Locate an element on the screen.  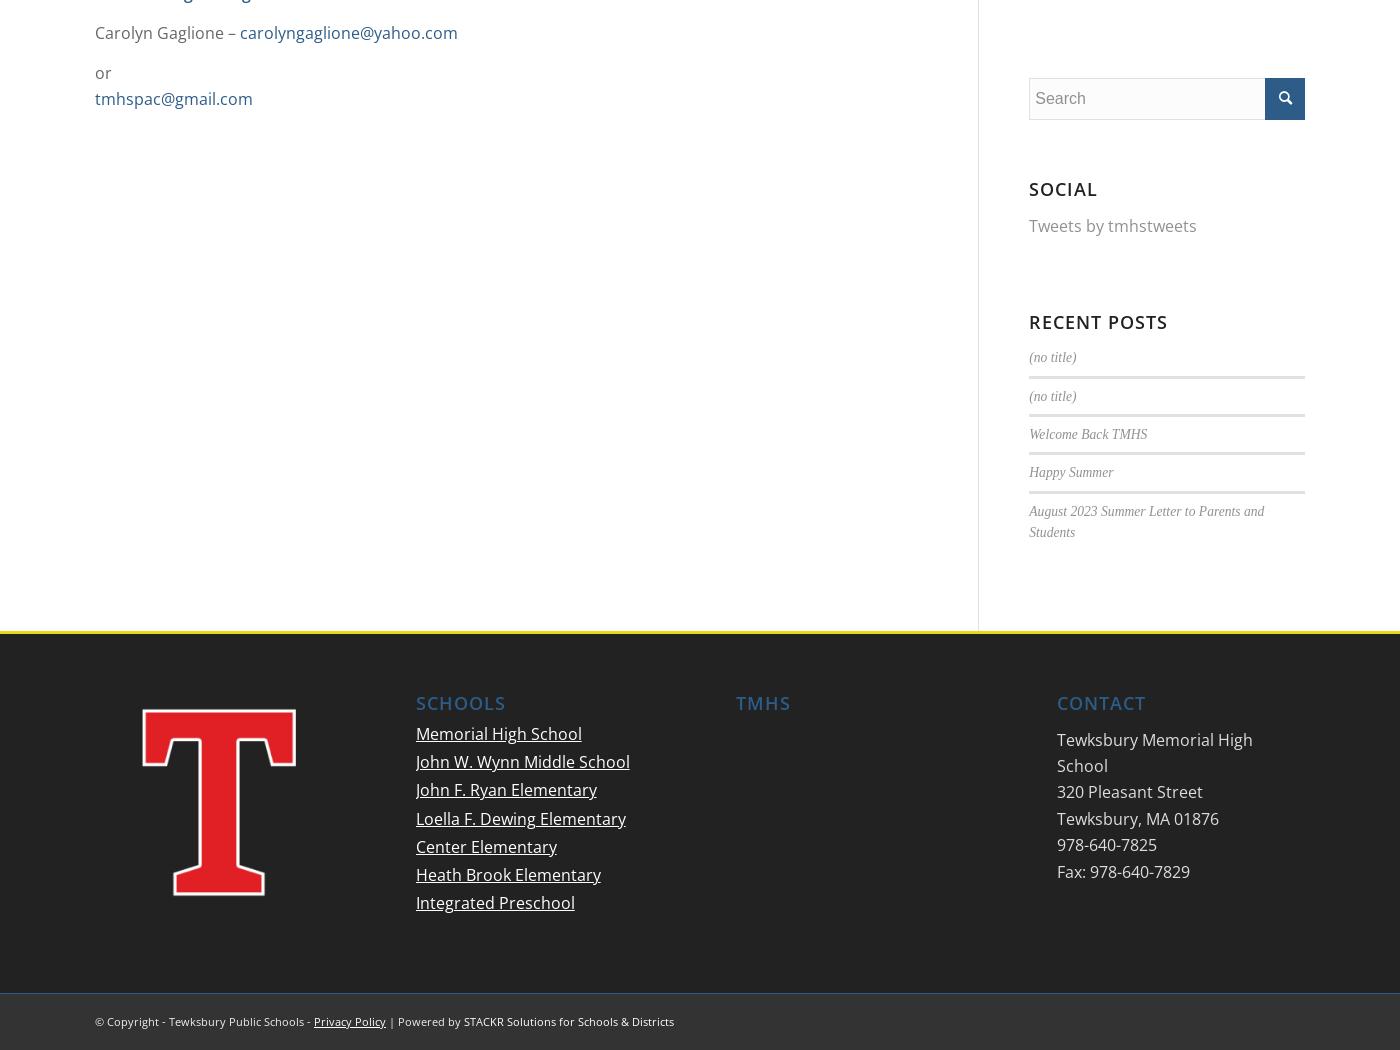
'Tewksbury, MA 01876' is located at coordinates (1136, 816).